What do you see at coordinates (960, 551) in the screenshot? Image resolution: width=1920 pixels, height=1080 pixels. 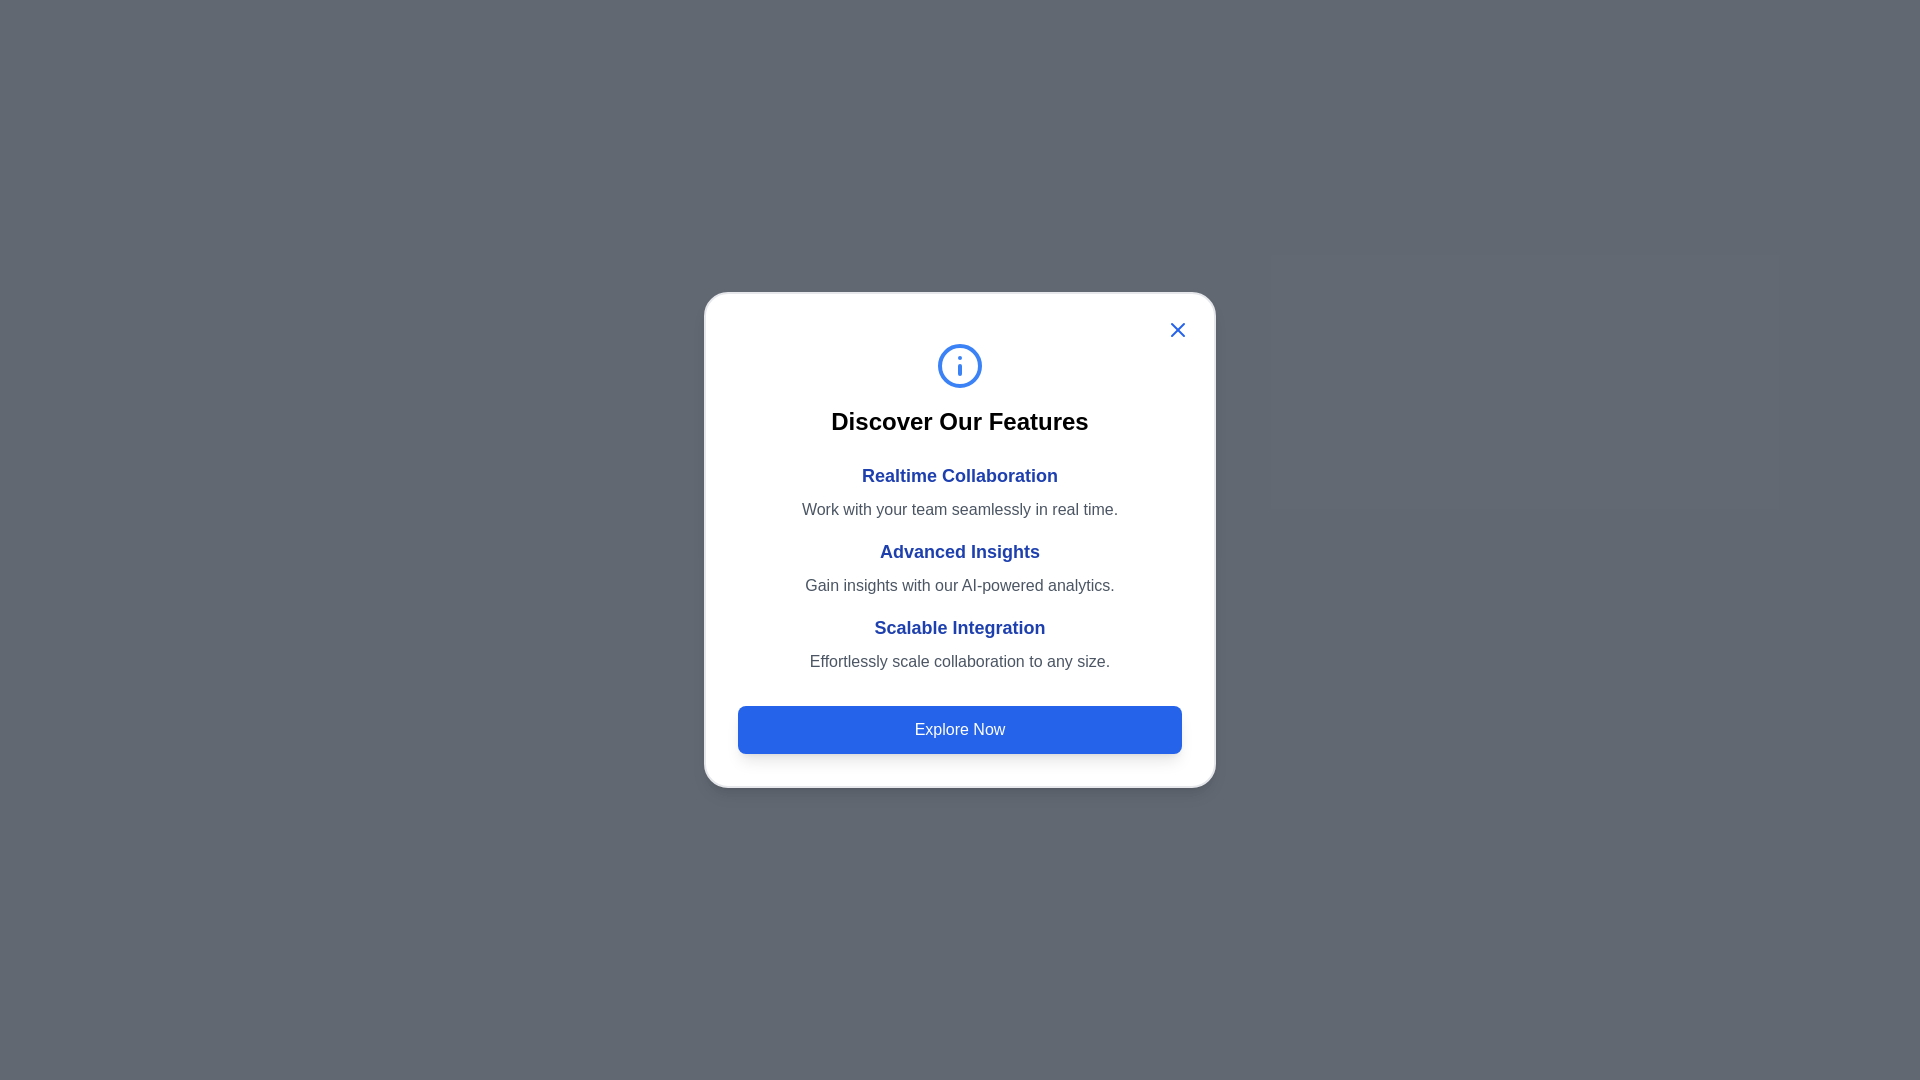 I see `the text heading 'Advanced Insights', which is styled in a large and bold blue font, located centrally beneath 'Discover Our Features' and above 'Gain insights with our AI-powered analytics'` at bounding box center [960, 551].